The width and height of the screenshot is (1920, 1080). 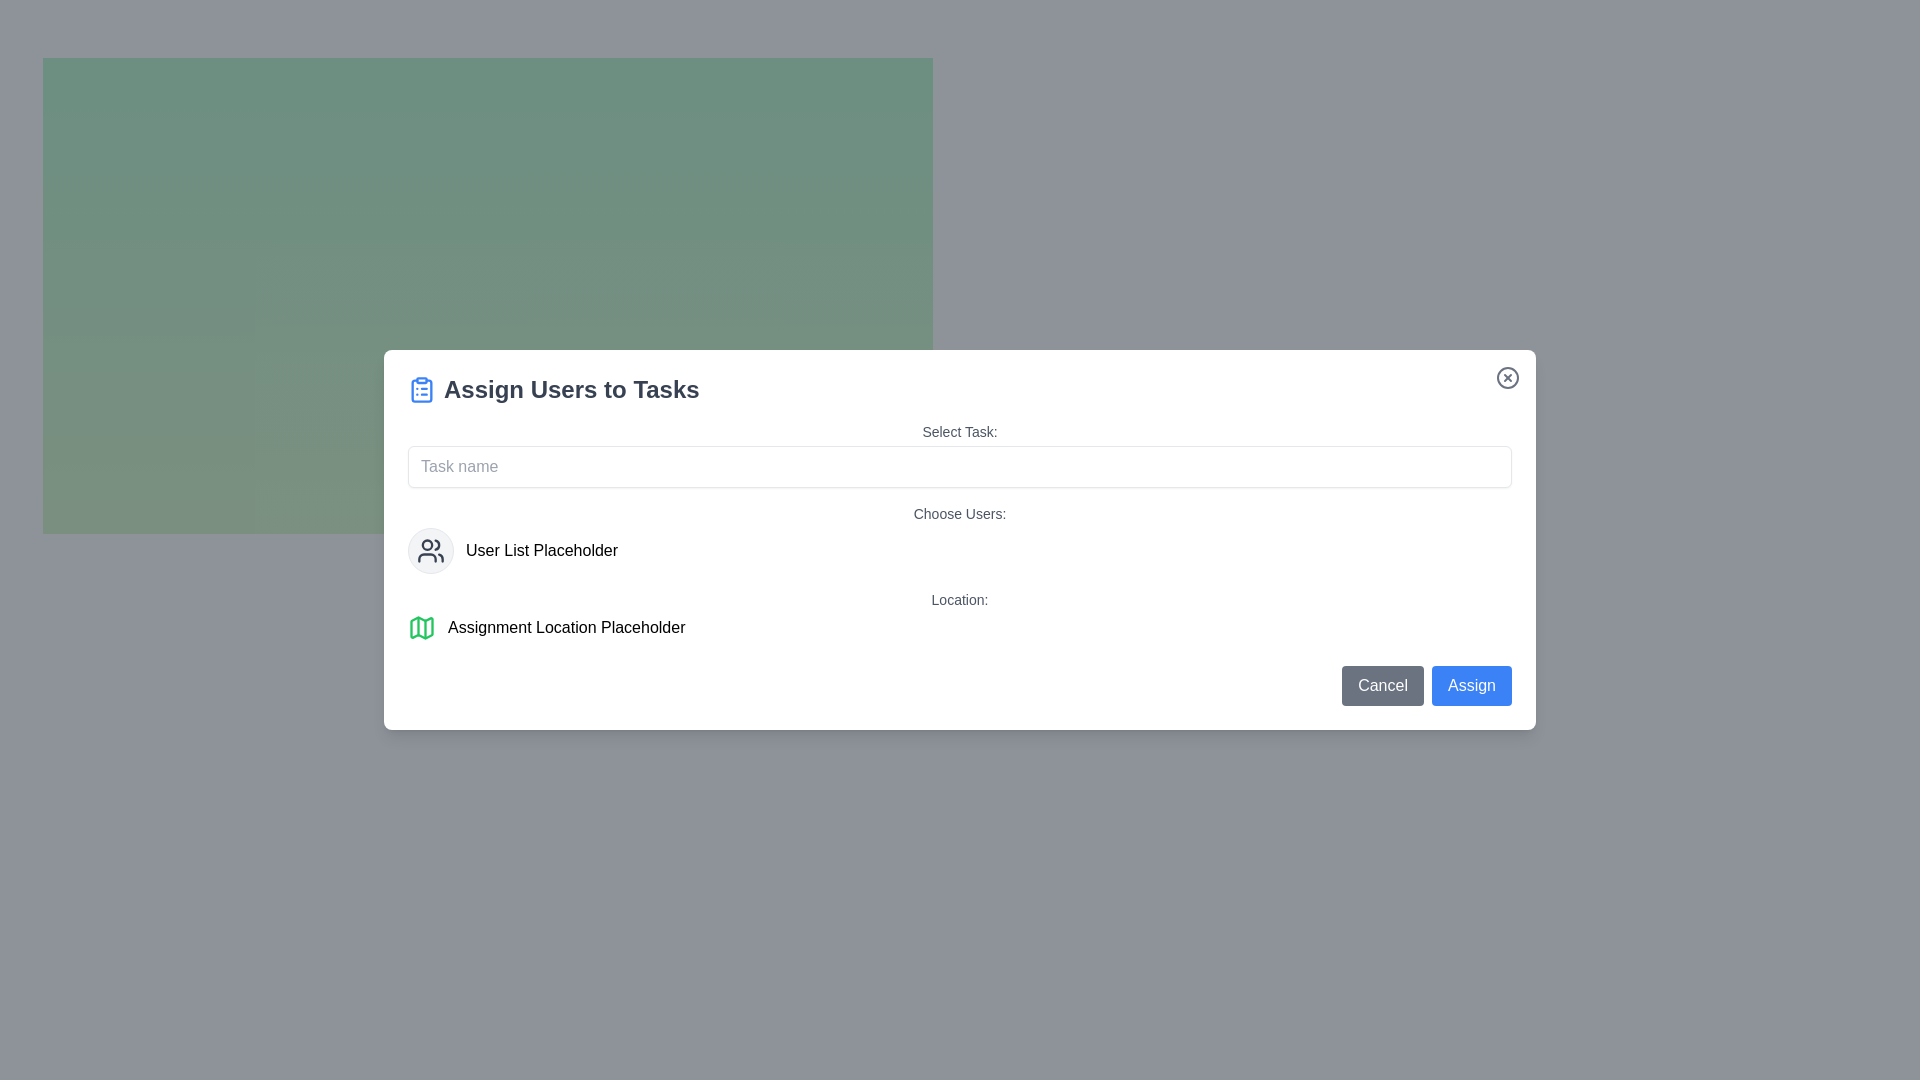 What do you see at coordinates (960, 538) in the screenshot?
I see `the composite UI element labeled 'Choose Users:' that features a user icon and placeholder text 'User List Placeholder'` at bounding box center [960, 538].